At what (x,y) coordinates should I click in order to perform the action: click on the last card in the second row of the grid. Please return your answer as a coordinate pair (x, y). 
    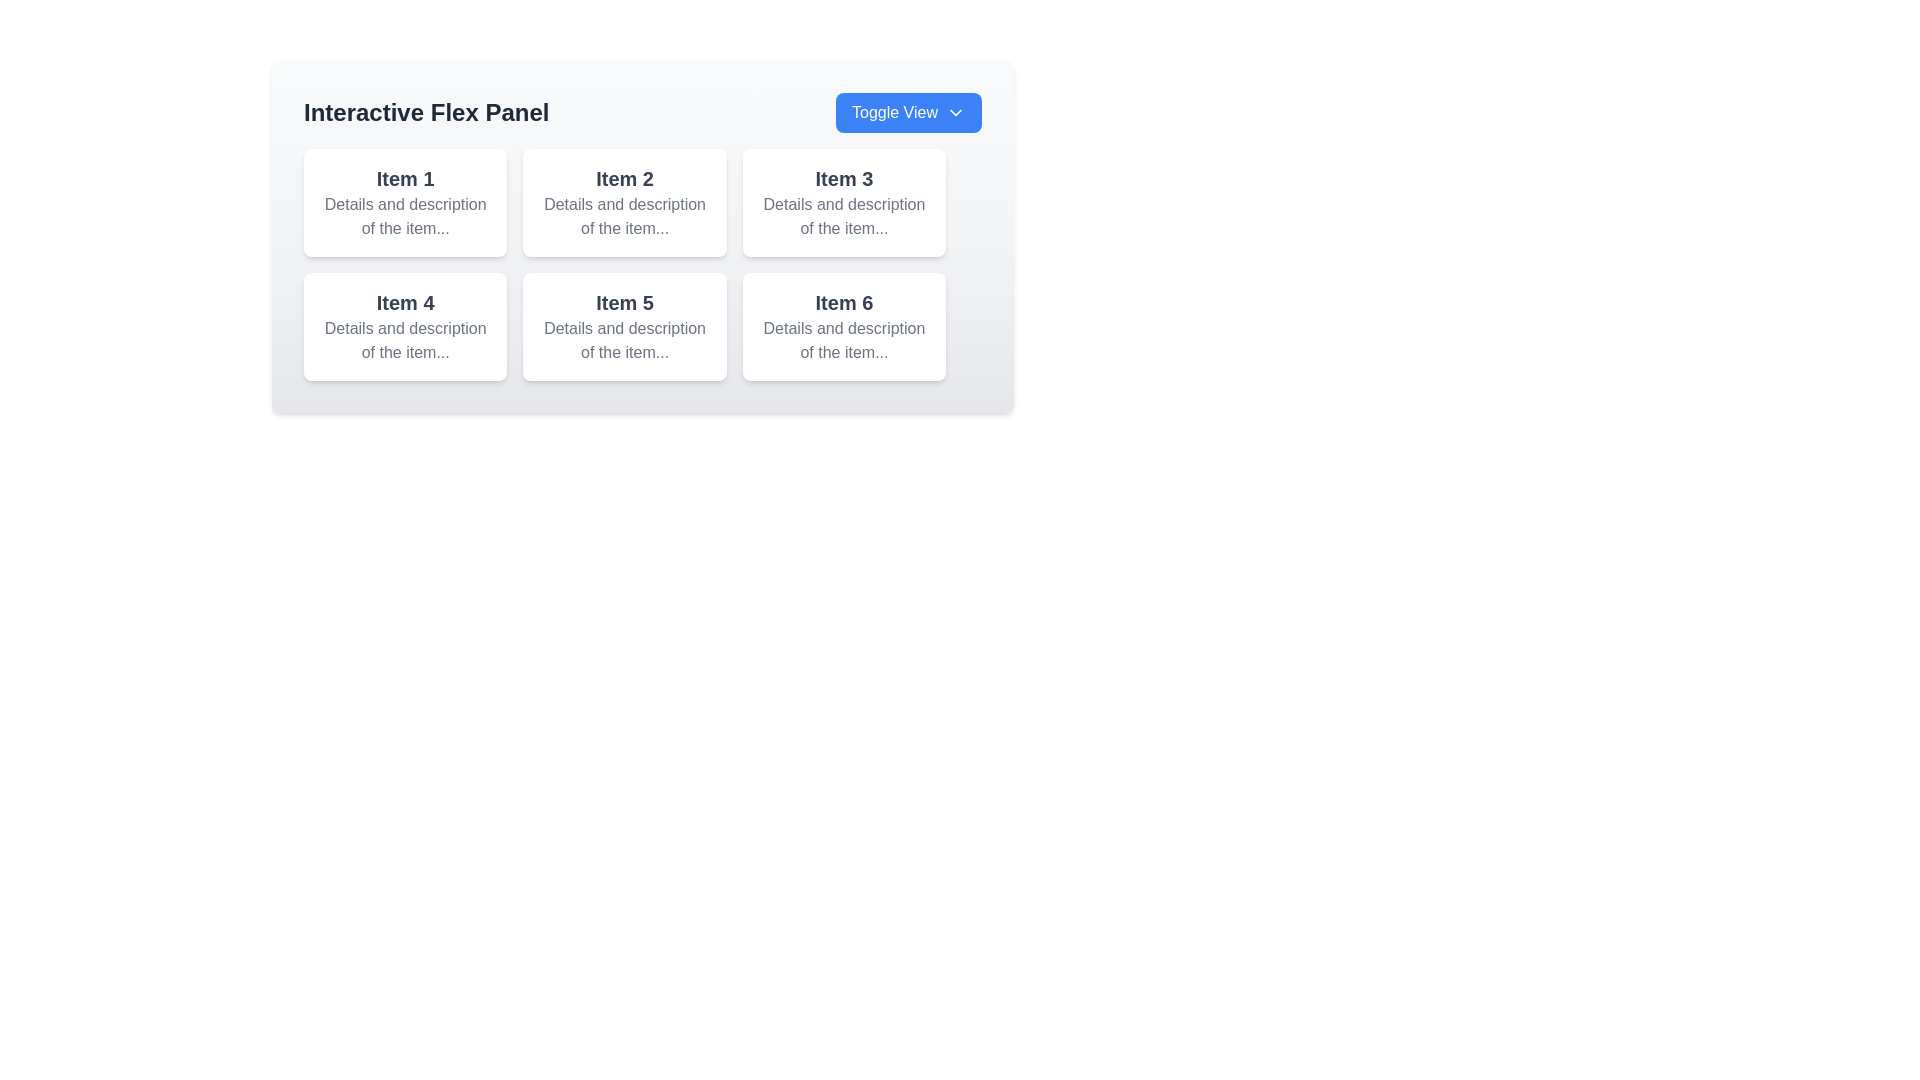
    Looking at the image, I should click on (844, 326).